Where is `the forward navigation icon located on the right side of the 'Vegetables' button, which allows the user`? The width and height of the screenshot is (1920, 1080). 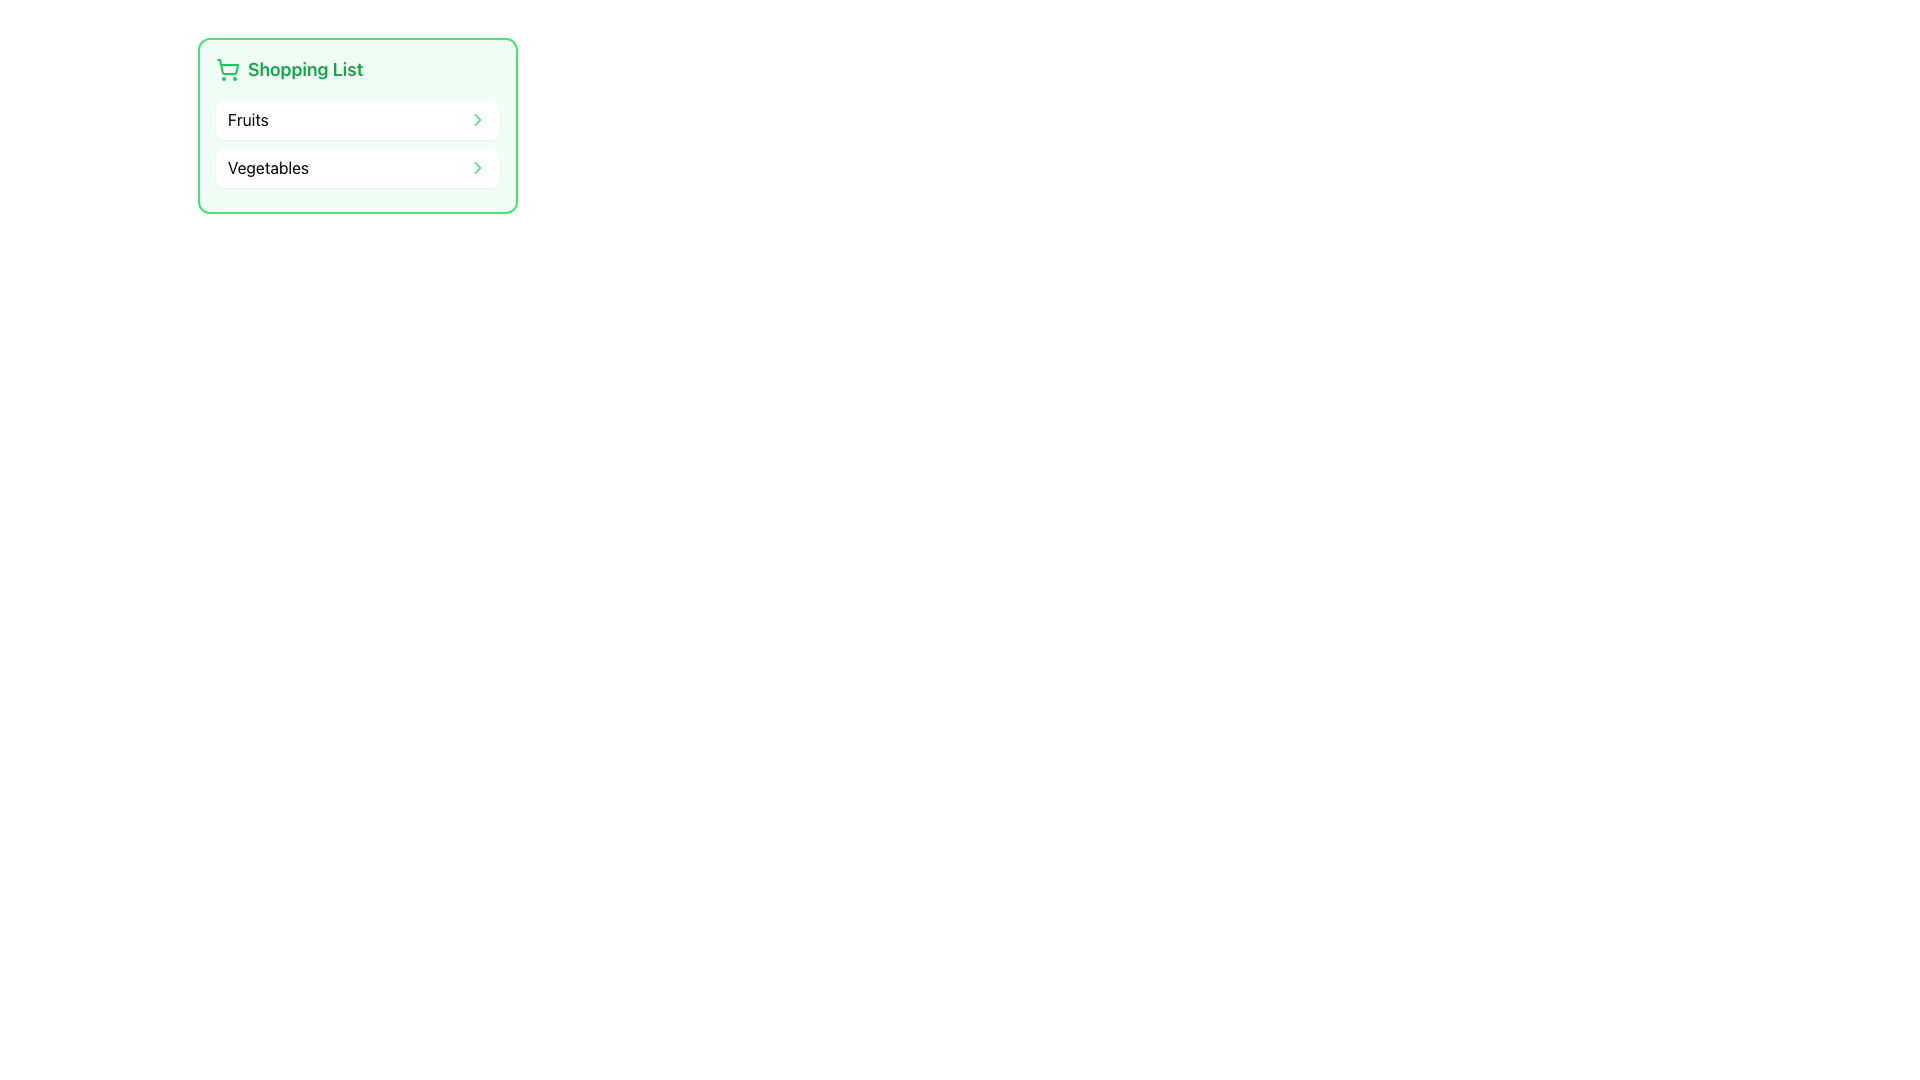
the forward navigation icon located on the right side of the 'Vegetables' button, which allows the user is located at coordinates (477, 167).